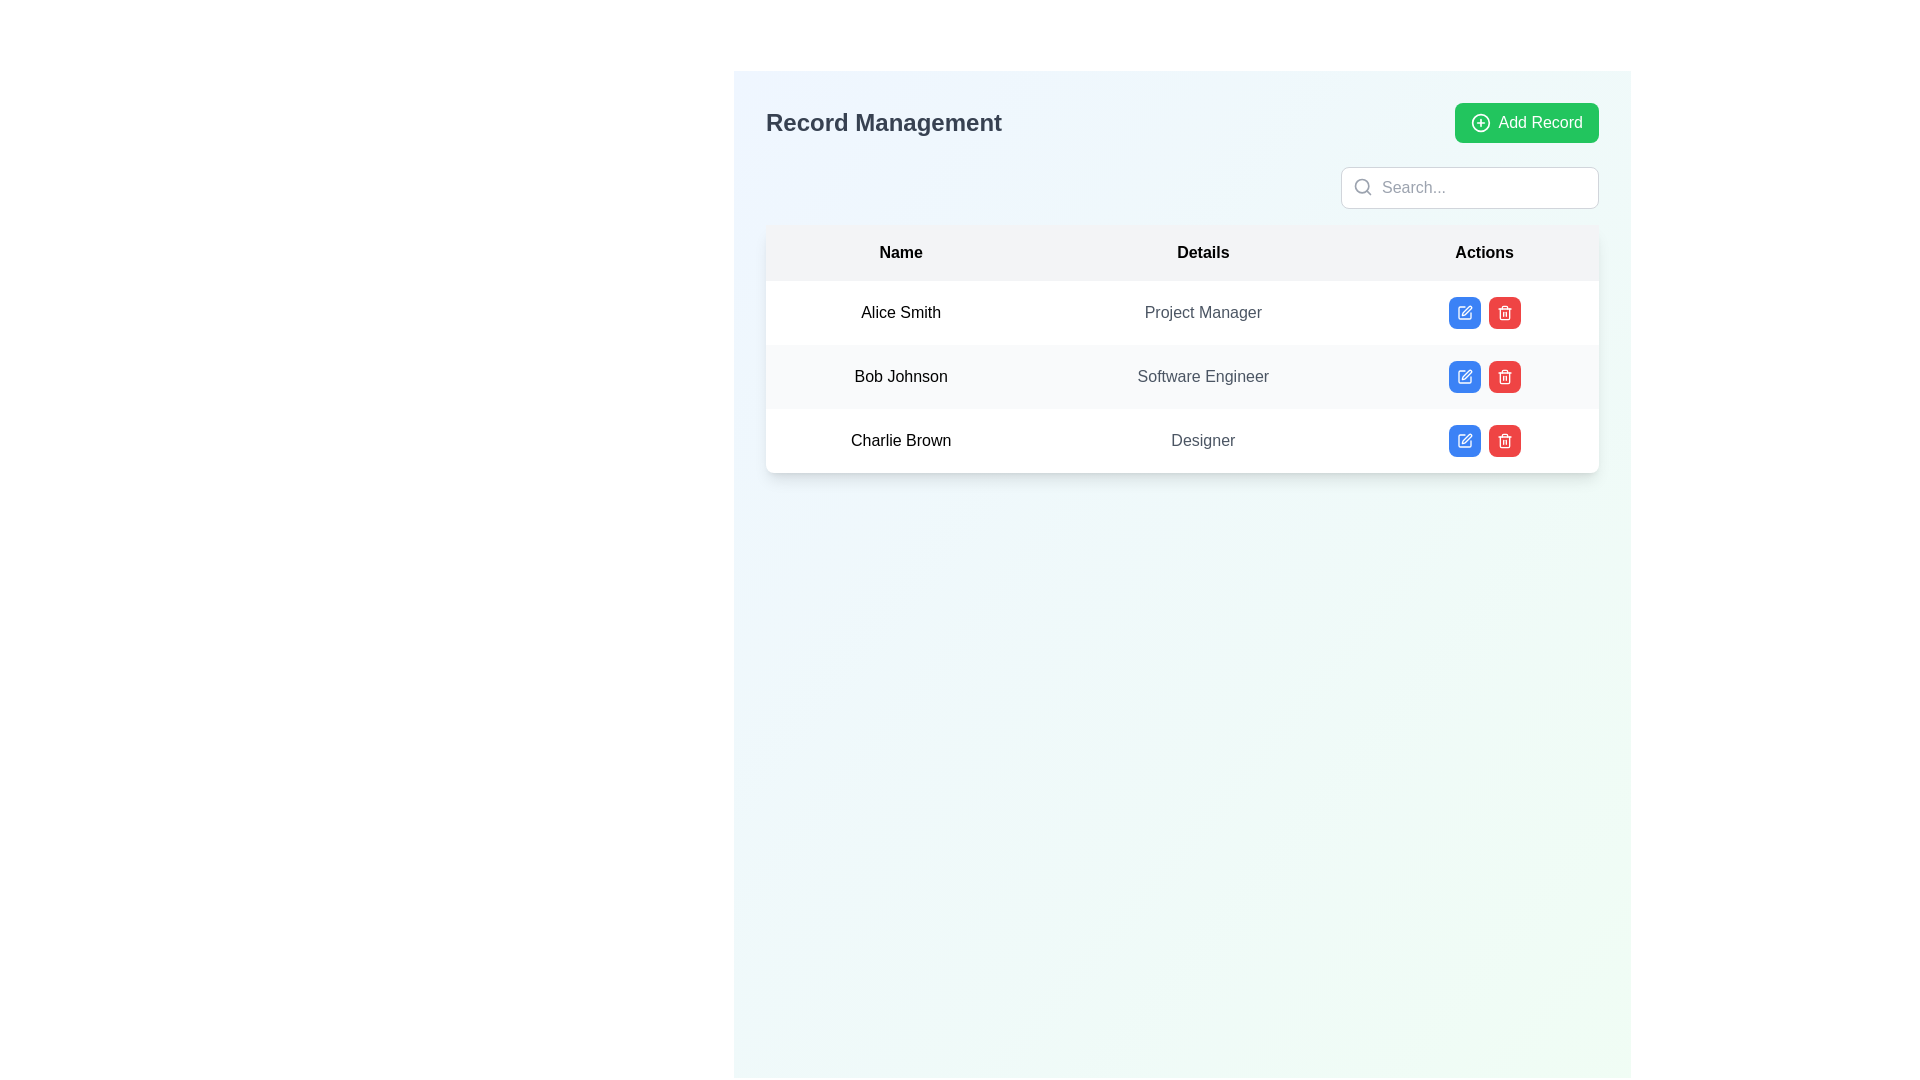 This screenshot has width=1920, height=1080. I want to click on and interpret the text content of the third row in the table, which is positioned between the 'Bob Johnson' row and any rows below it, under the 'Name' and 'Details' columns, so click(1182, 439).